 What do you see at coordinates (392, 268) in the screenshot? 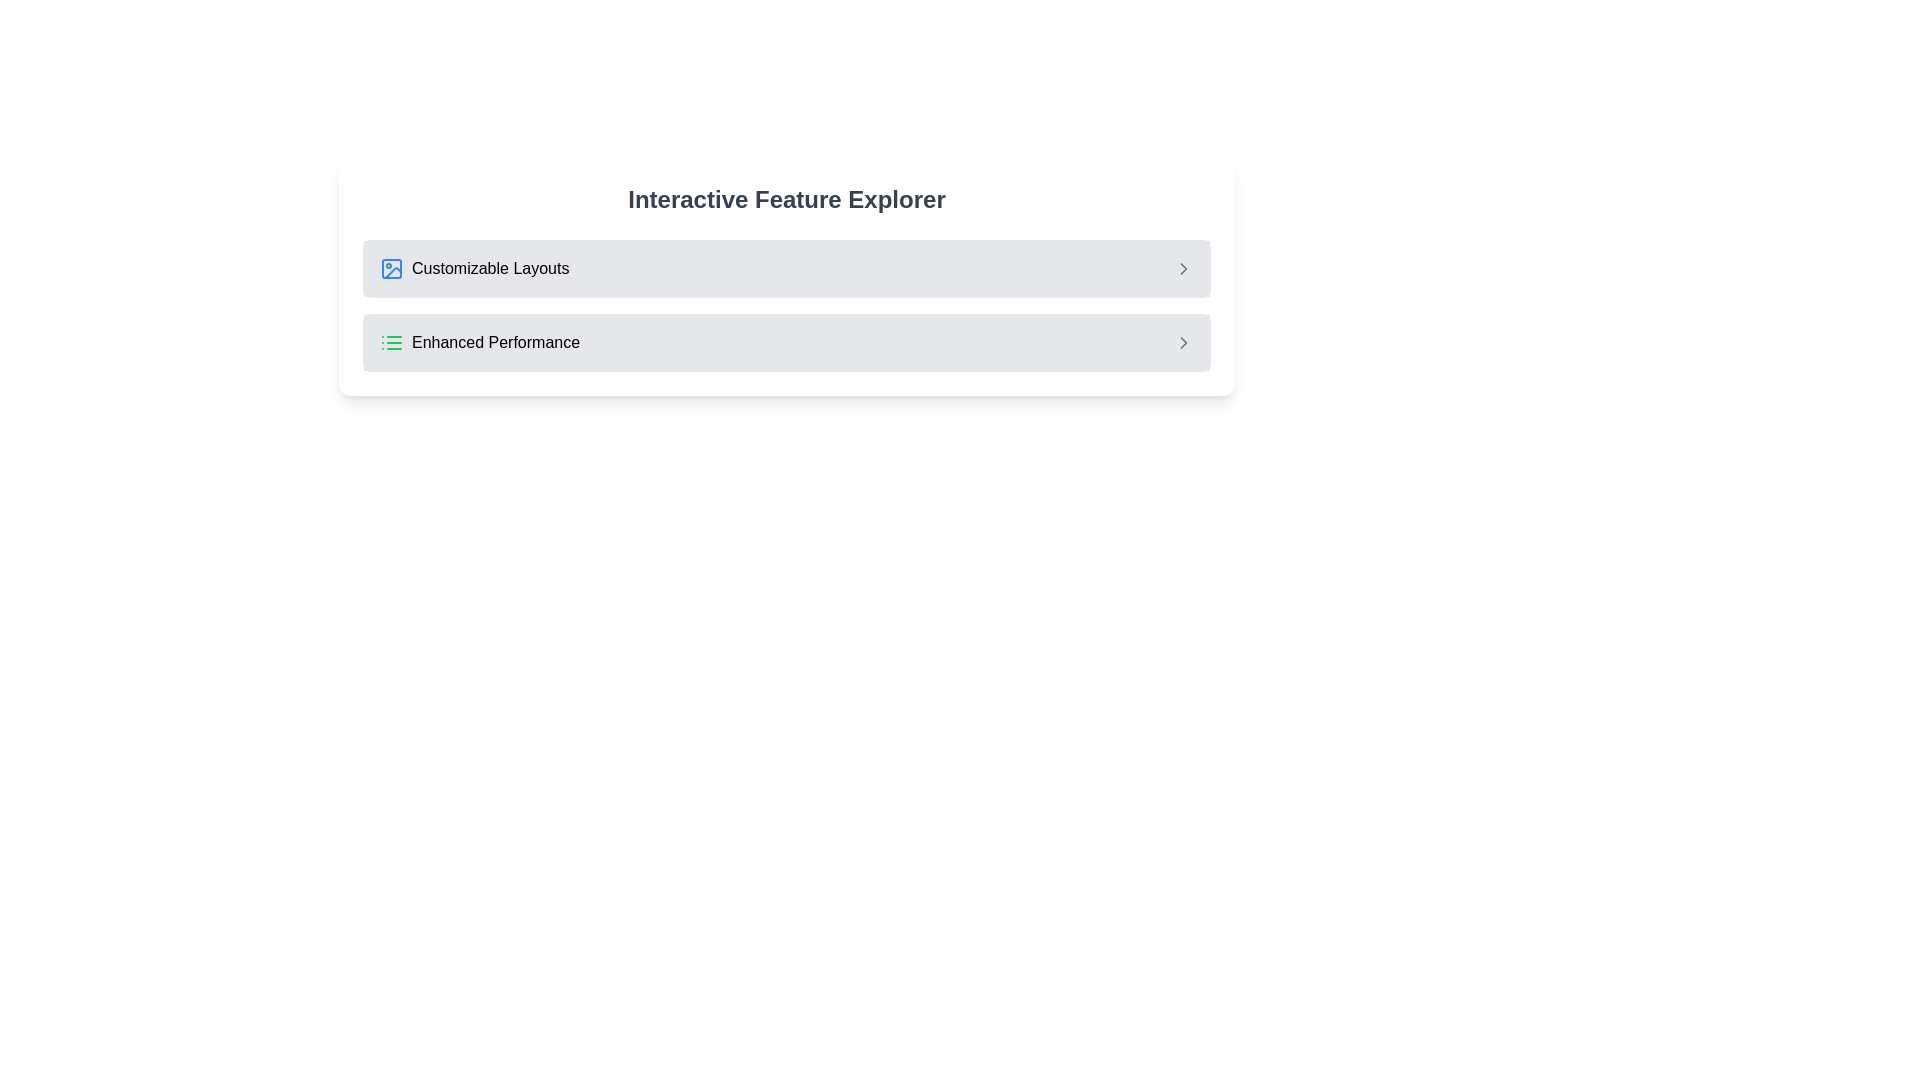
I see `the decorative icon positioned at the top-left of the 'Customizable Layouts' section` at bounding box center [392, 268].